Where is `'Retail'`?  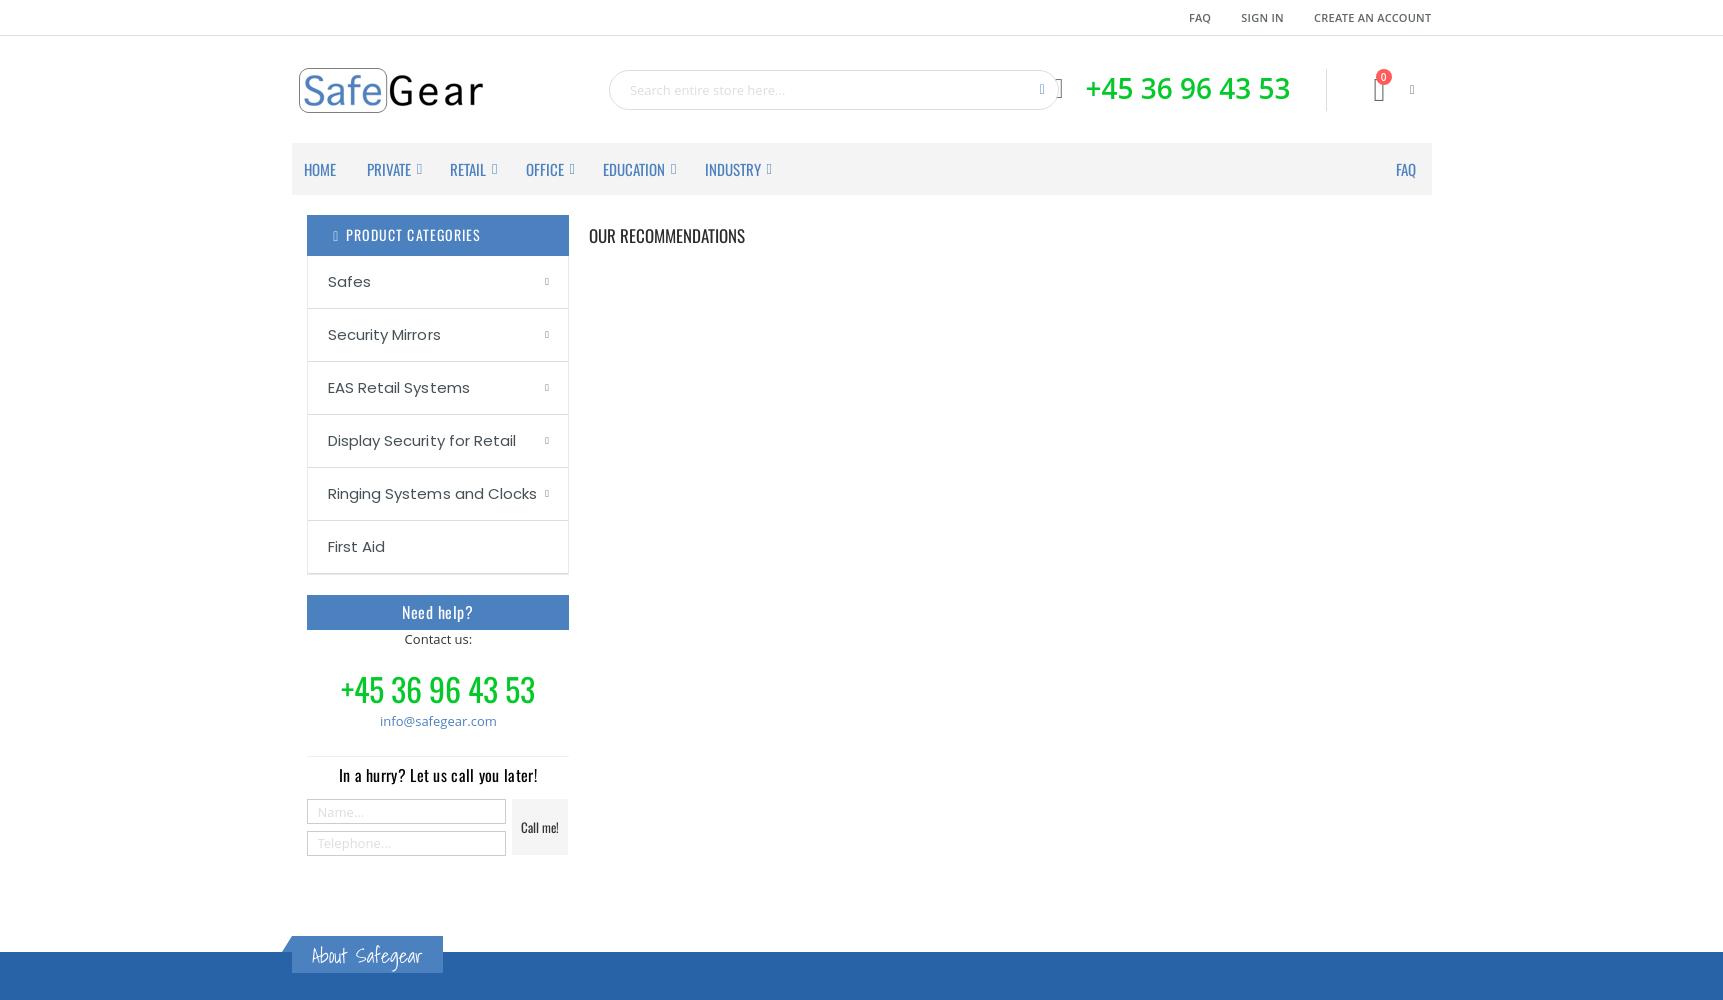
'Retail' is located at coordinates (450, 169).